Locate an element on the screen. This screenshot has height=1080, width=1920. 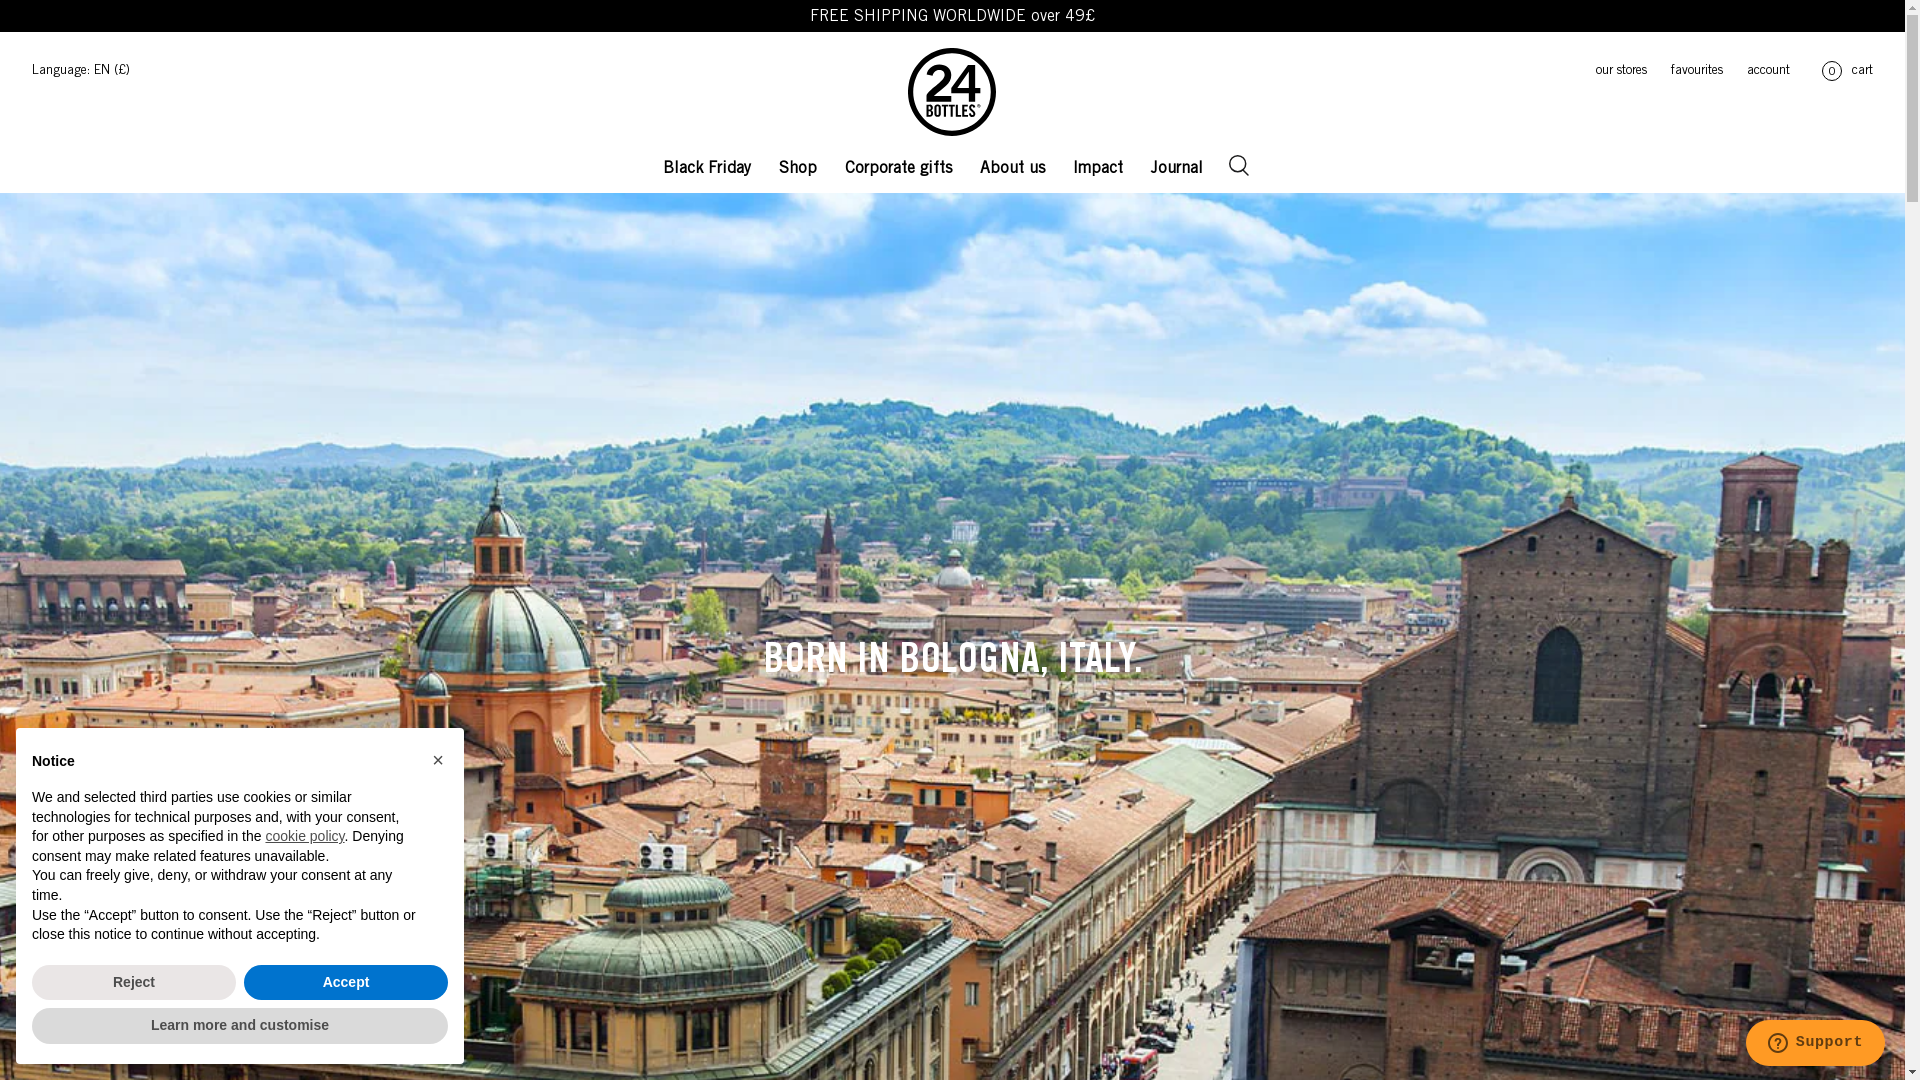
'Shop' is located at coordinates (796, 163).